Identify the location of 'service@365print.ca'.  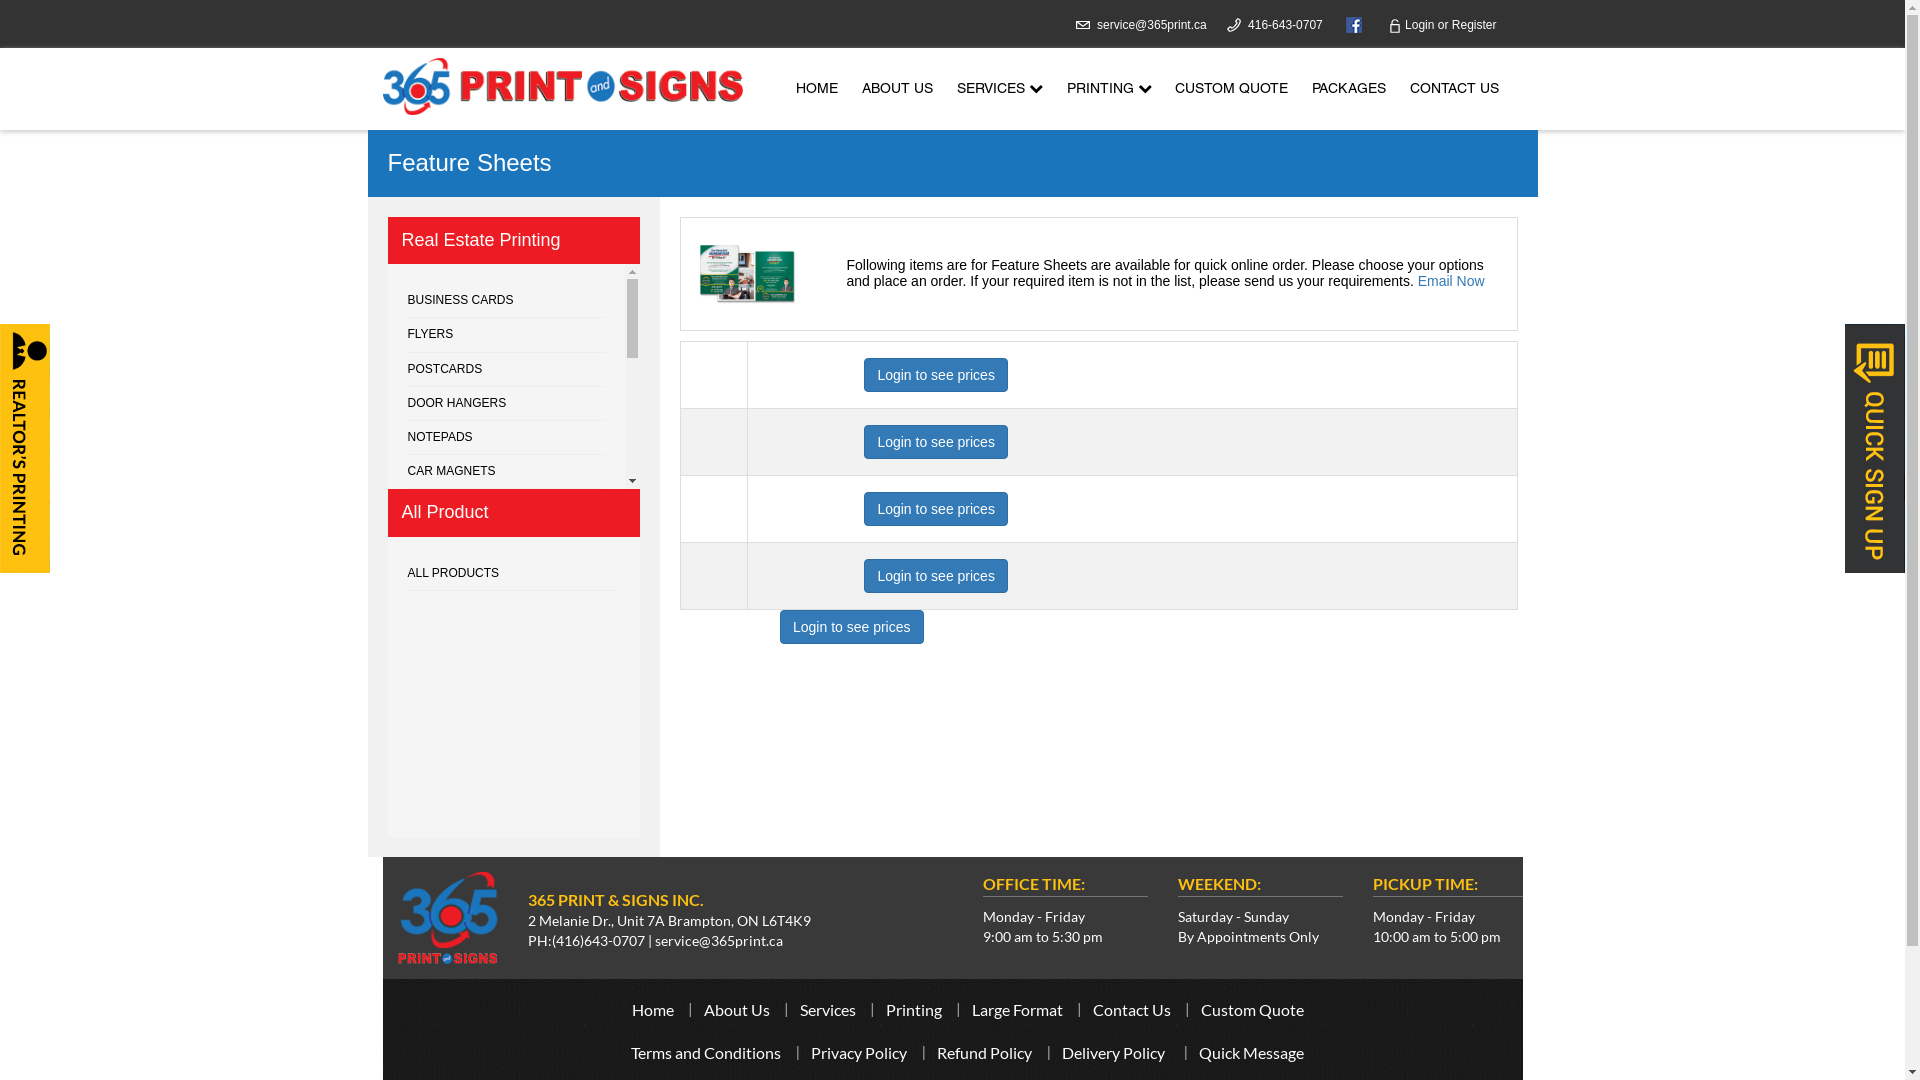
(1152, 24).